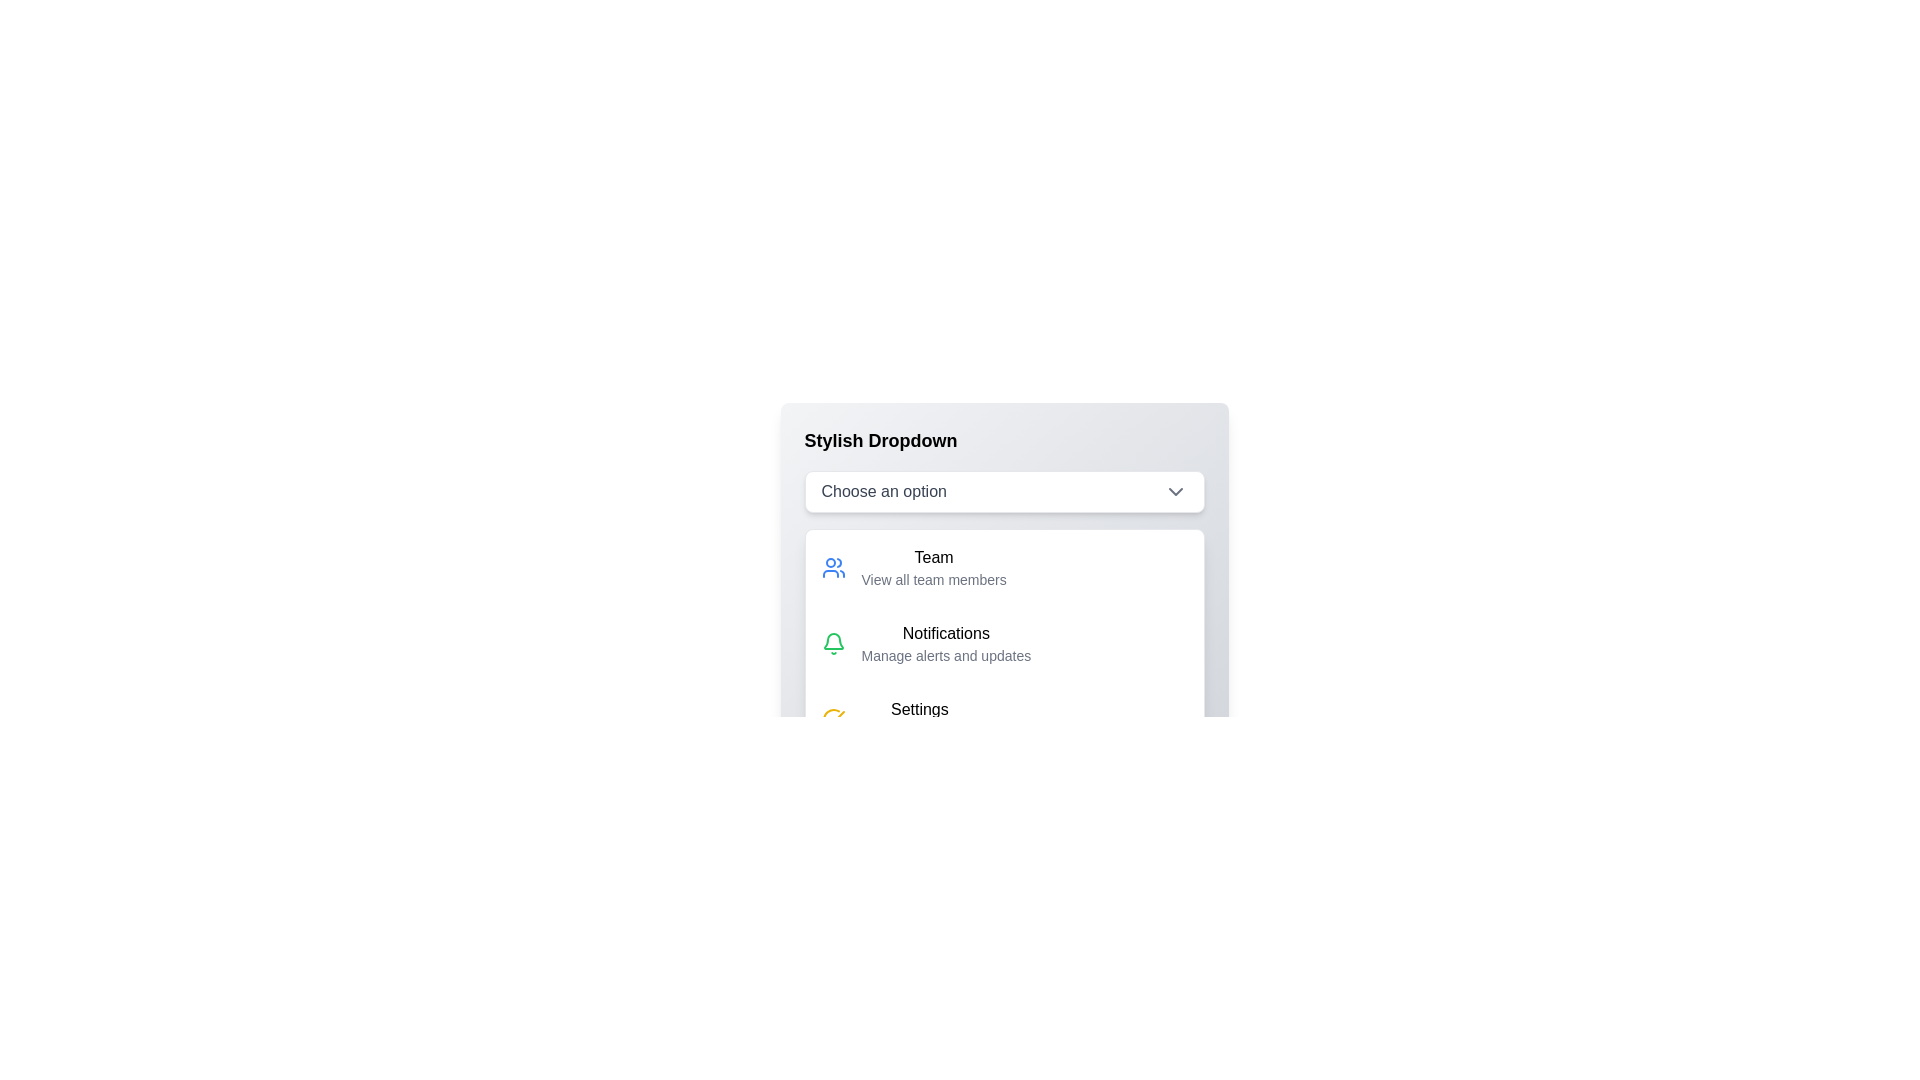 The height and width of the screenshot is (1080, 1920). Describe the element at coordinates (1004, 720) in the screenshot. I see `the third menu item in the dropdown menu` at that location.